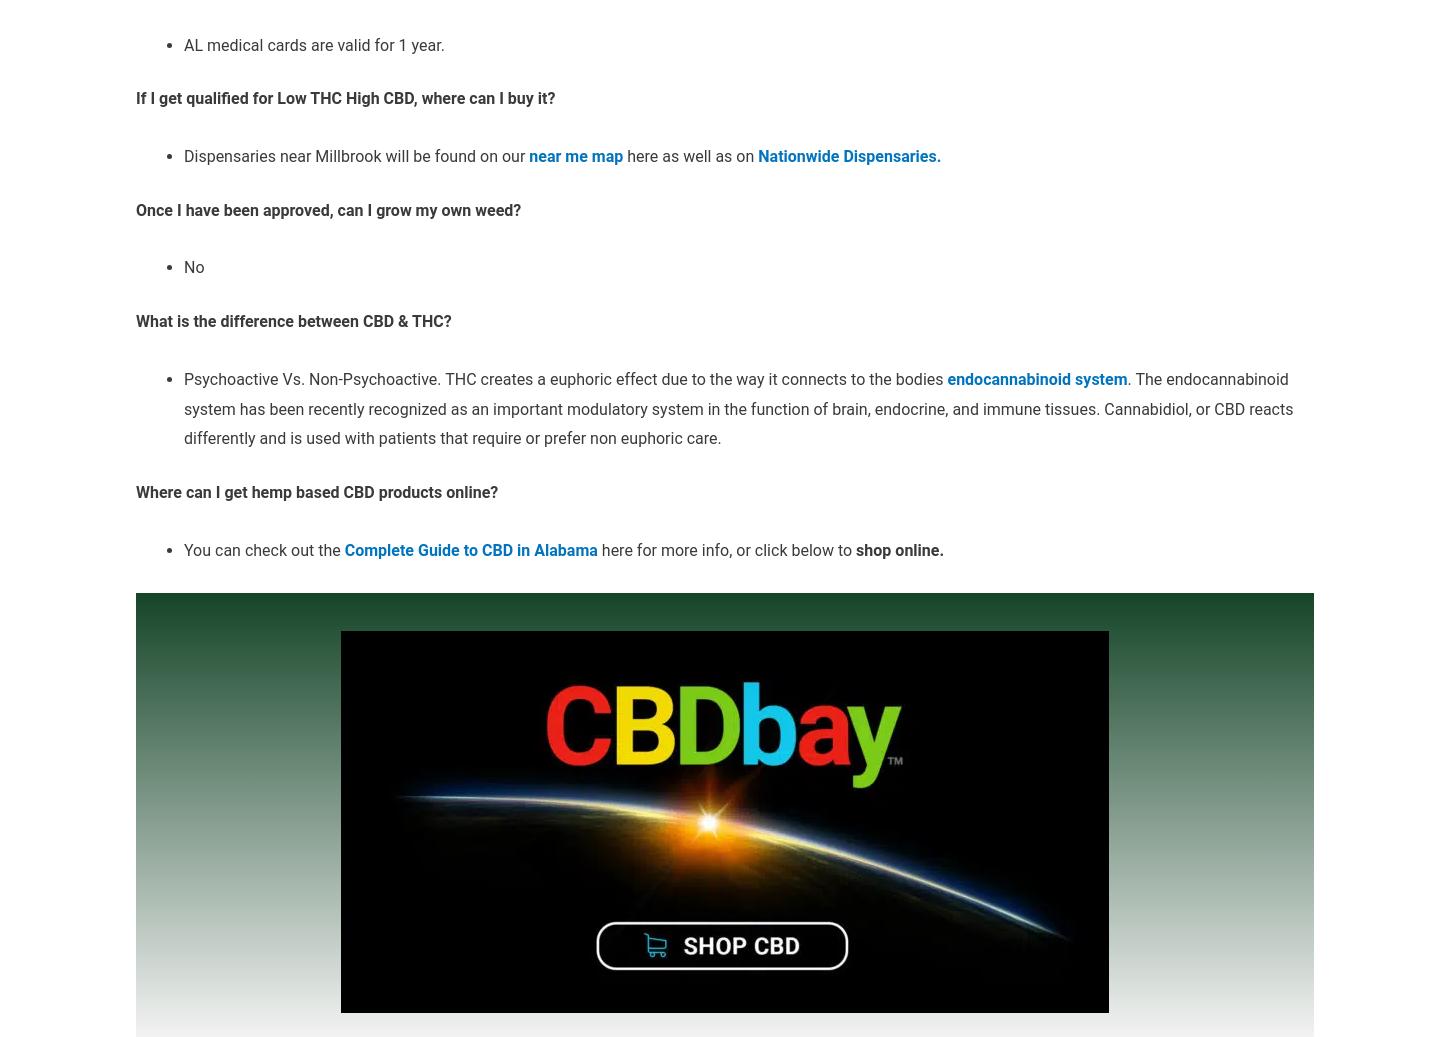 Image resolution: width=1450 pixels, height=1037 pixels. I want to click on 'What is the difference between CBD & THC?', so click(293, 320).